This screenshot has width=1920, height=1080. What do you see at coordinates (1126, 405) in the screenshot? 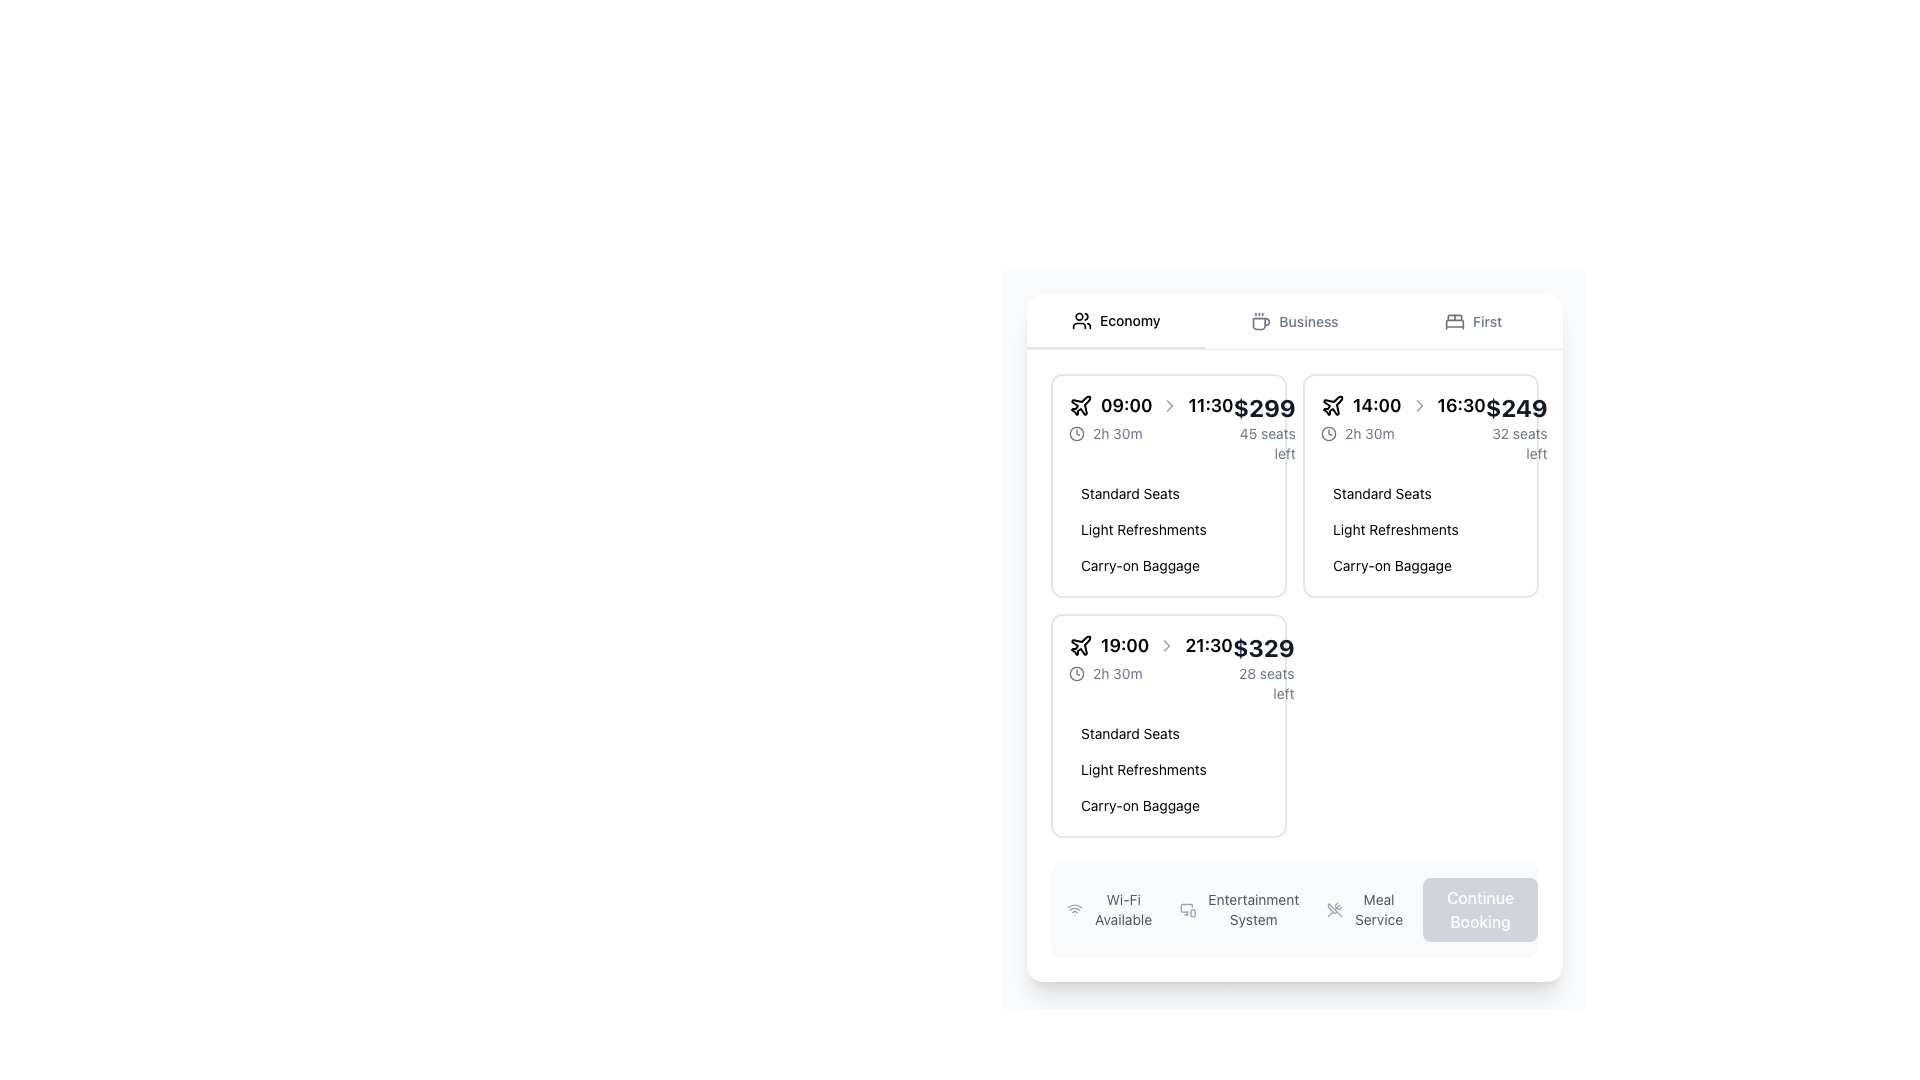
I see `the text label displaying '09:00', which indicates the departure time for a flight and is located within the top-left flight schedule card, positioned between a plane icon and a right arrow` at bounding box center [1126, 405].